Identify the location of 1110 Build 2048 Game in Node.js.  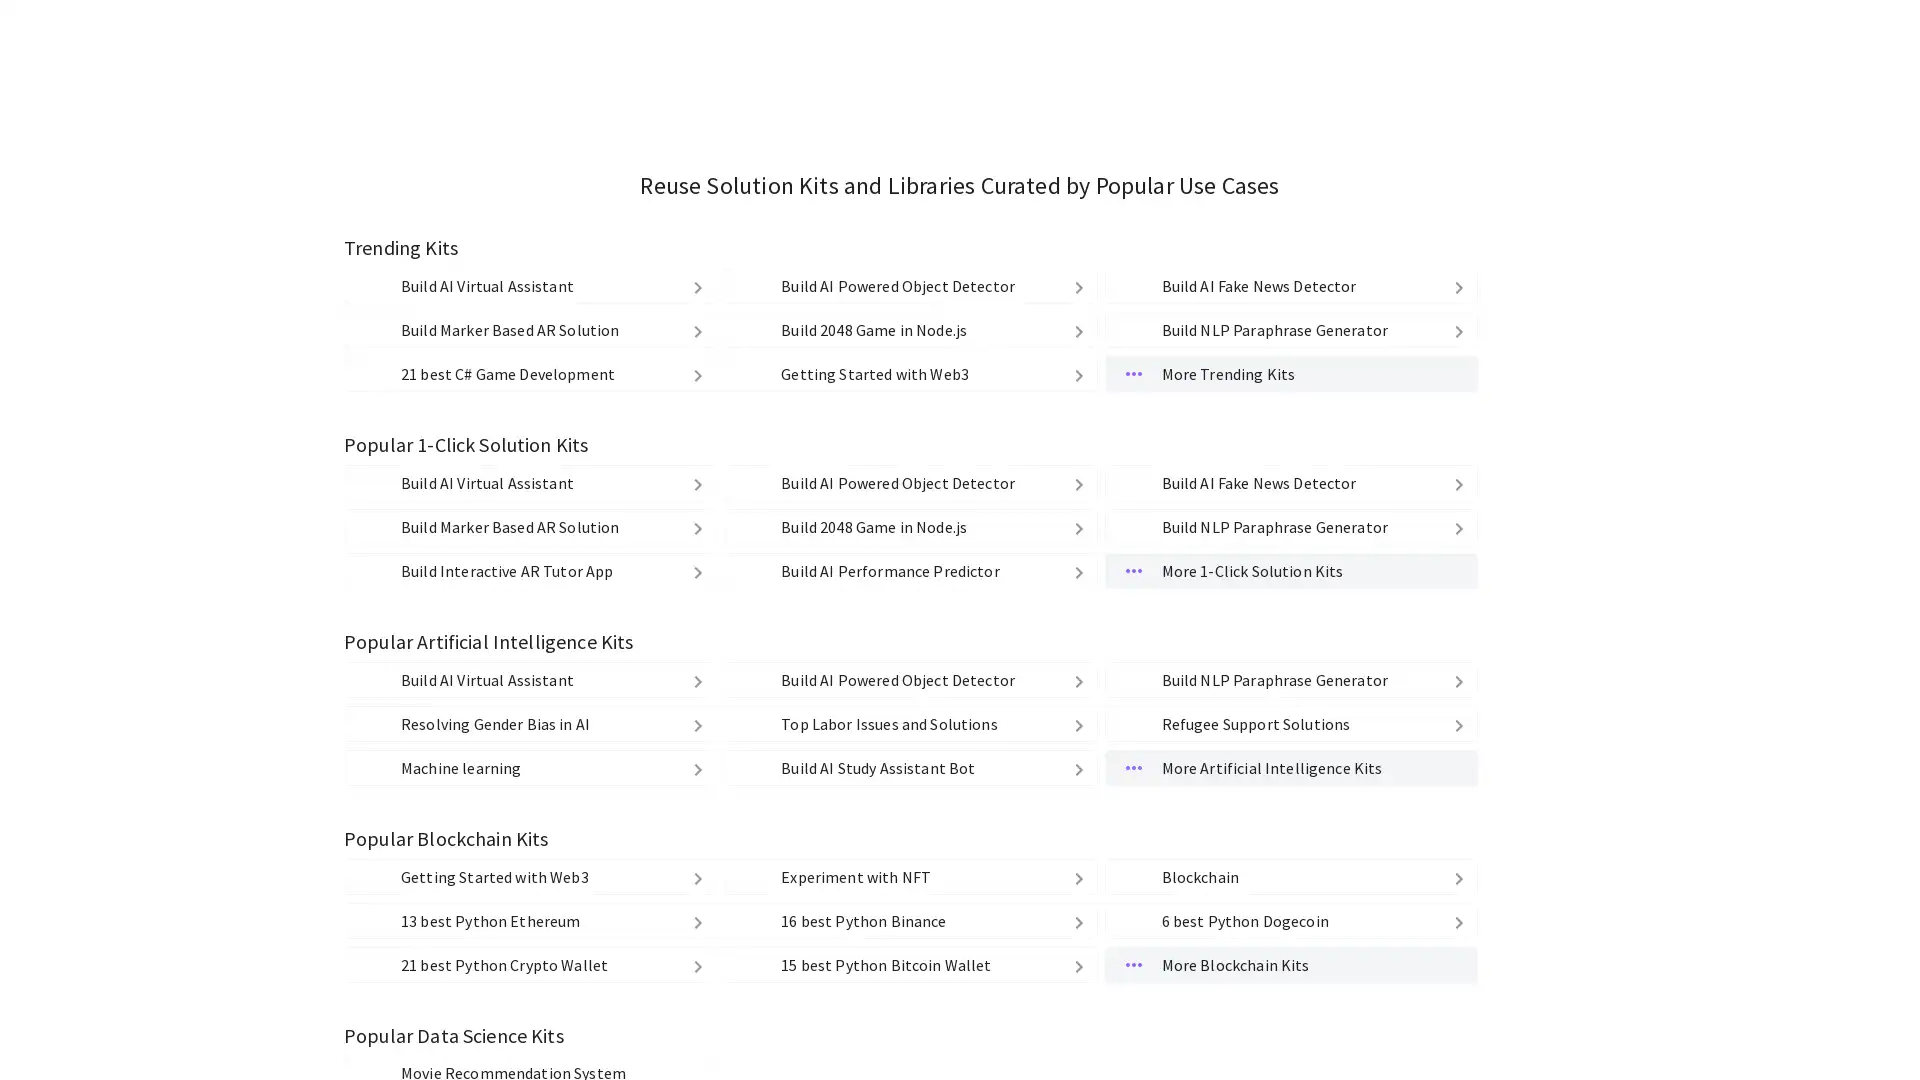
(909, 1029).